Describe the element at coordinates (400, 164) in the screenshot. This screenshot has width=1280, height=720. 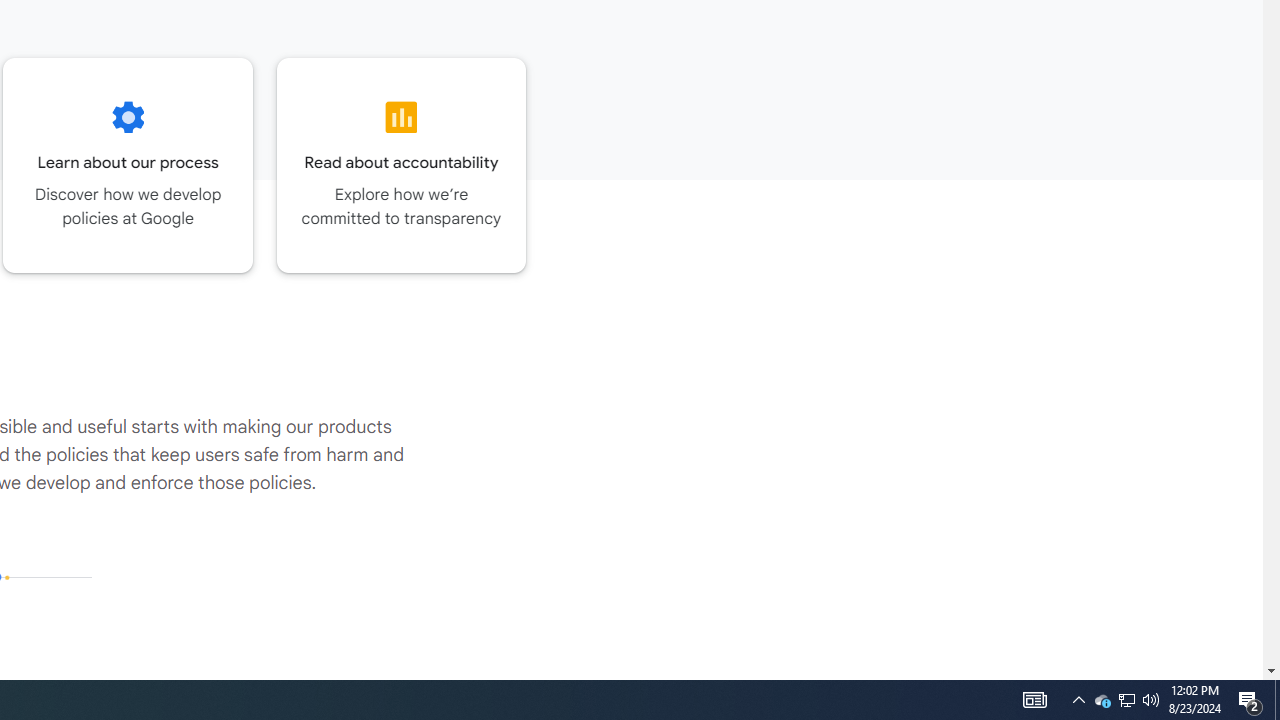
I see `'Go to the Accountability page'` at that location.